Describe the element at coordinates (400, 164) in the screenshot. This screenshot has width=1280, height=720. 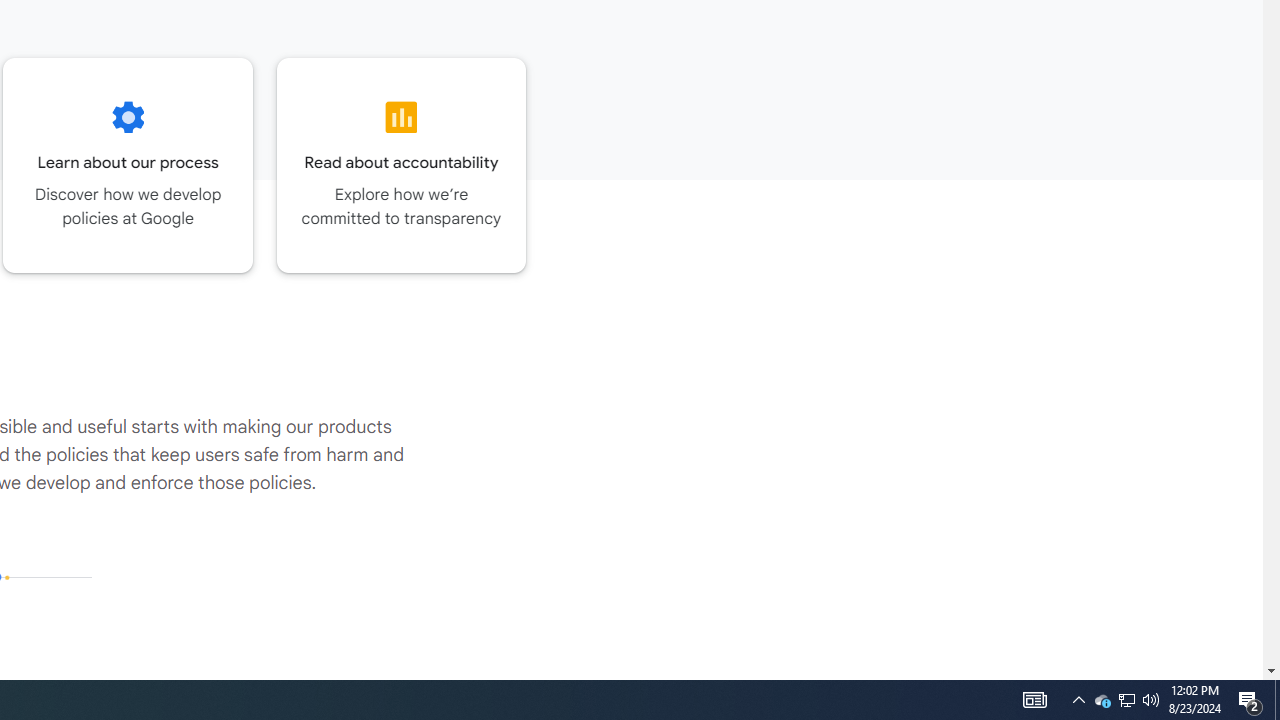
I see `'Go to the Accountability page'` at that location.